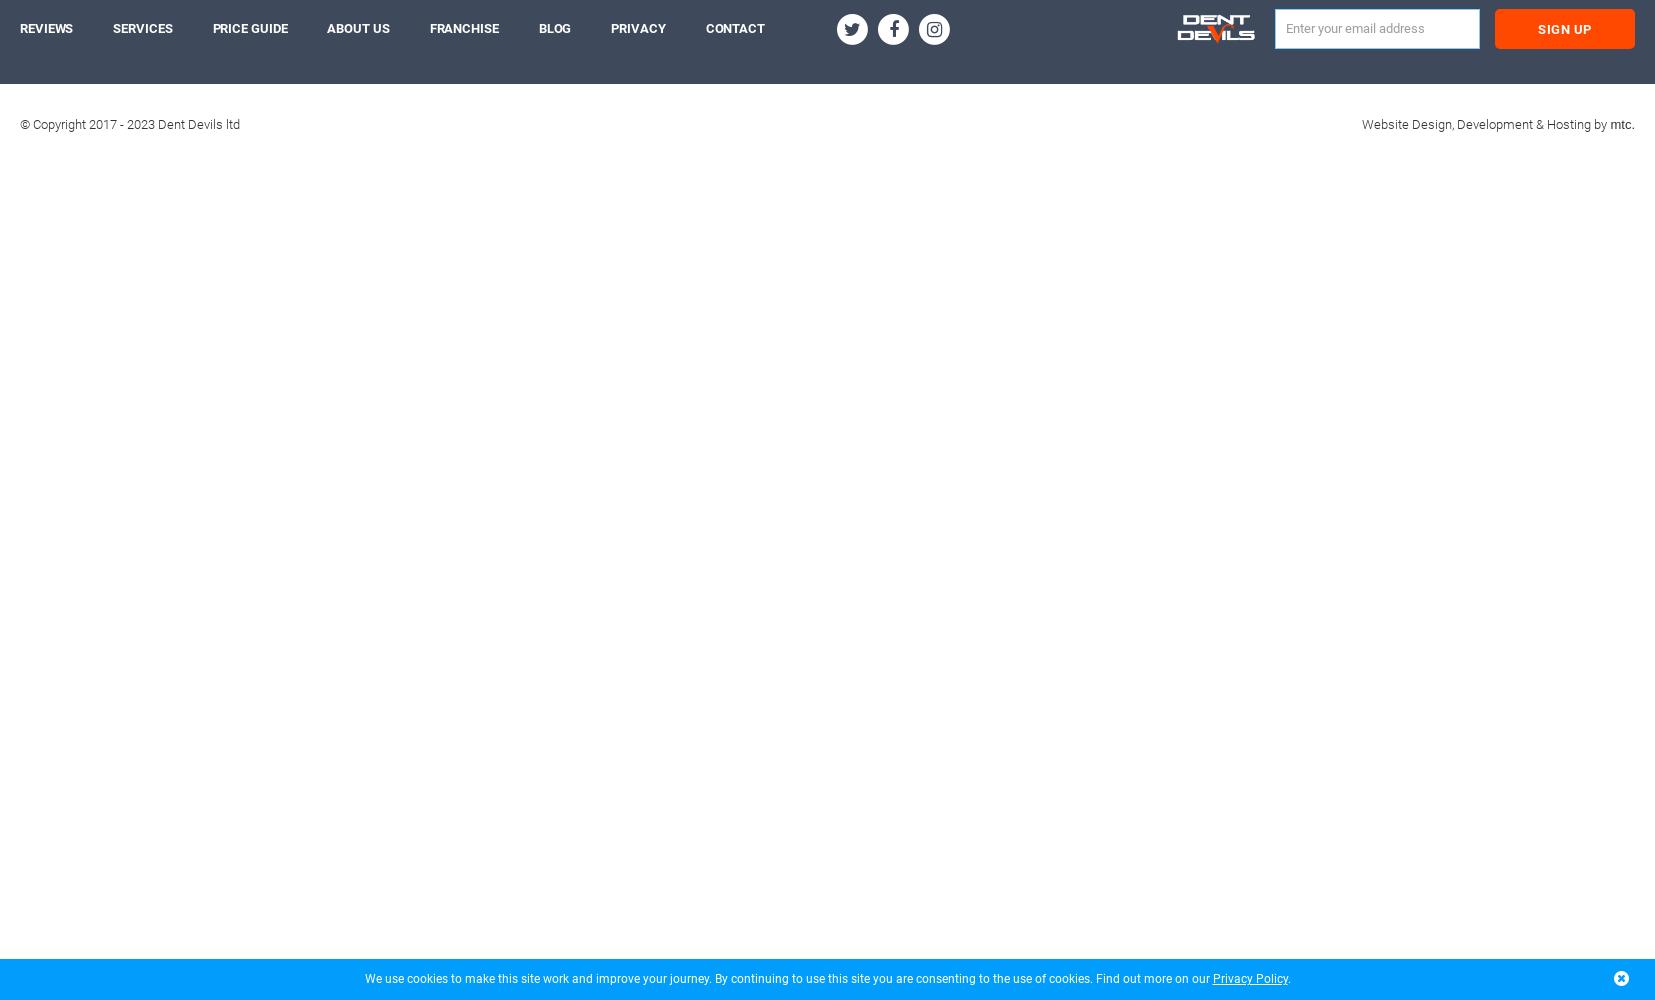  Describe the element at coordinates (1408, 122) in the screenshot. I see `'Website Design,'` at that location.